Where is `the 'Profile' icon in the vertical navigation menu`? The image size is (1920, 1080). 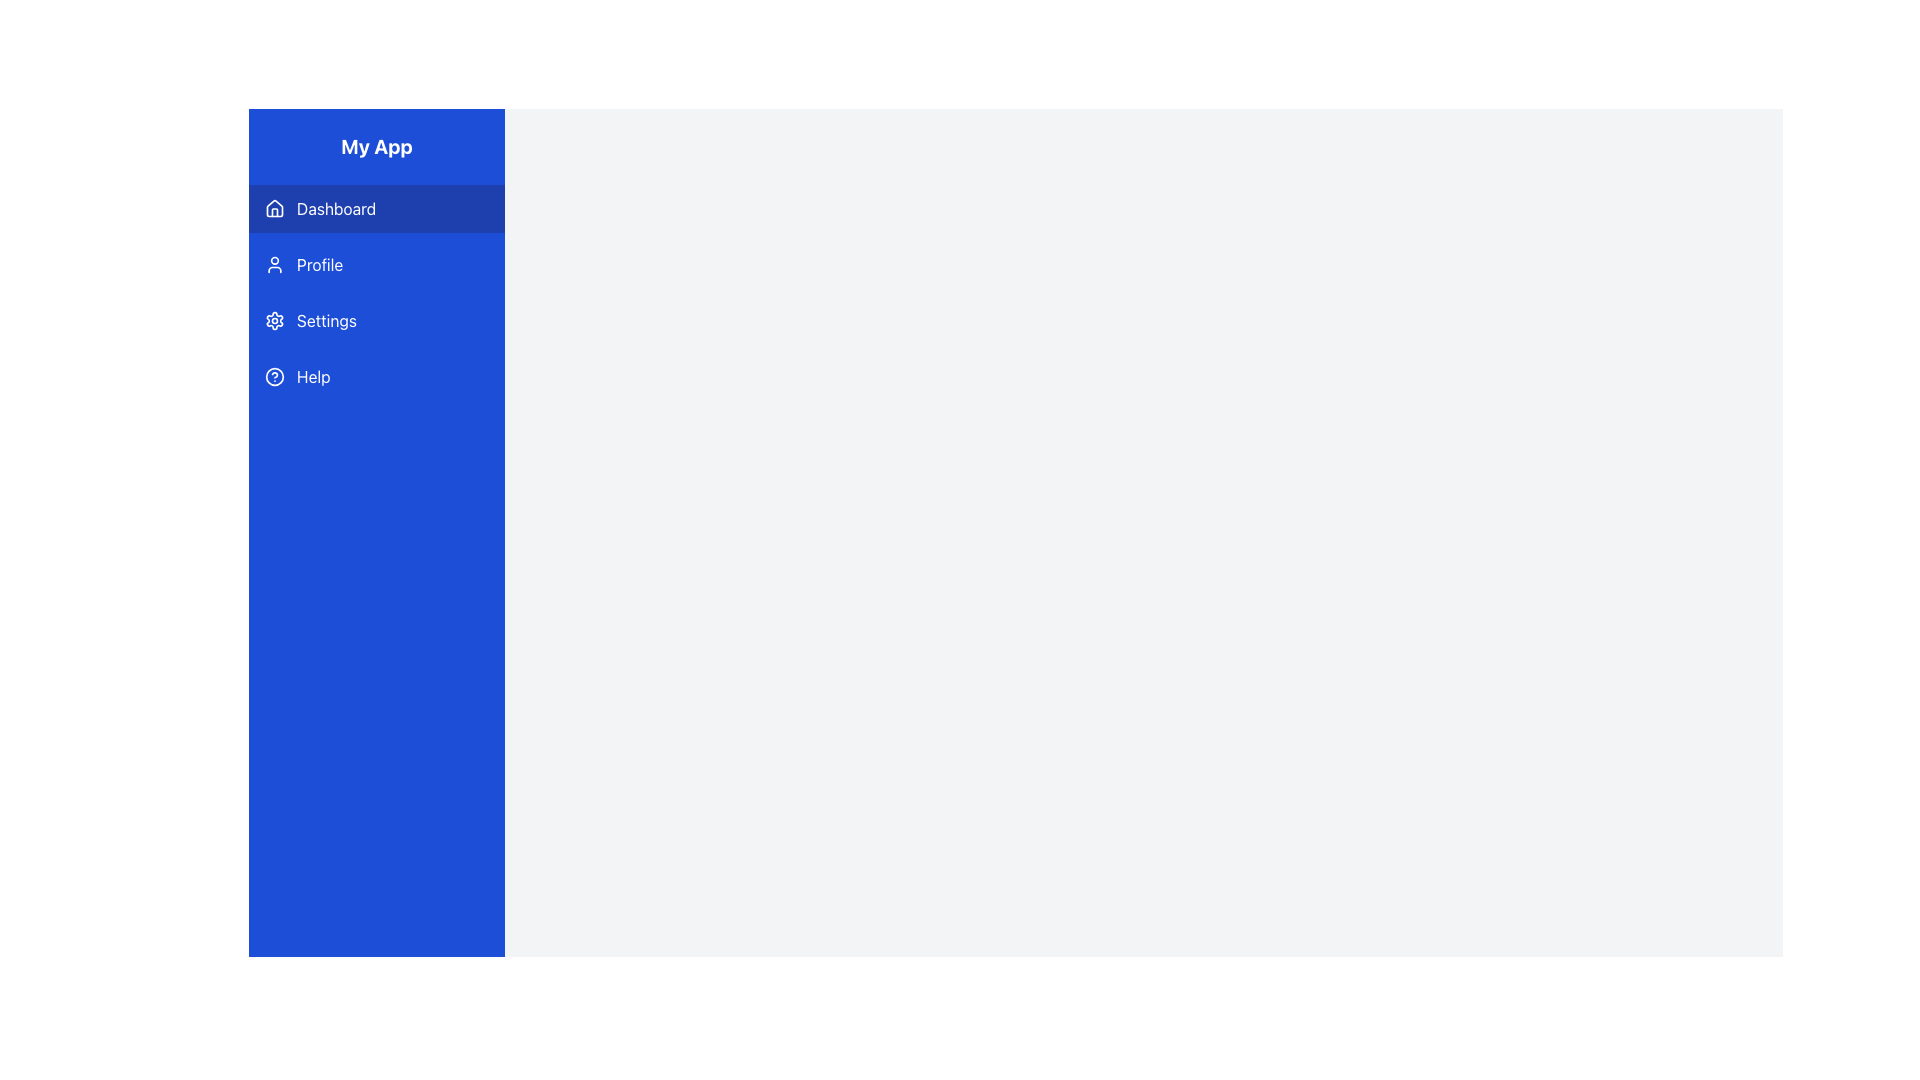 the 'Profile' icon in the vertical navigation menu is located at coordinates (273, 264).